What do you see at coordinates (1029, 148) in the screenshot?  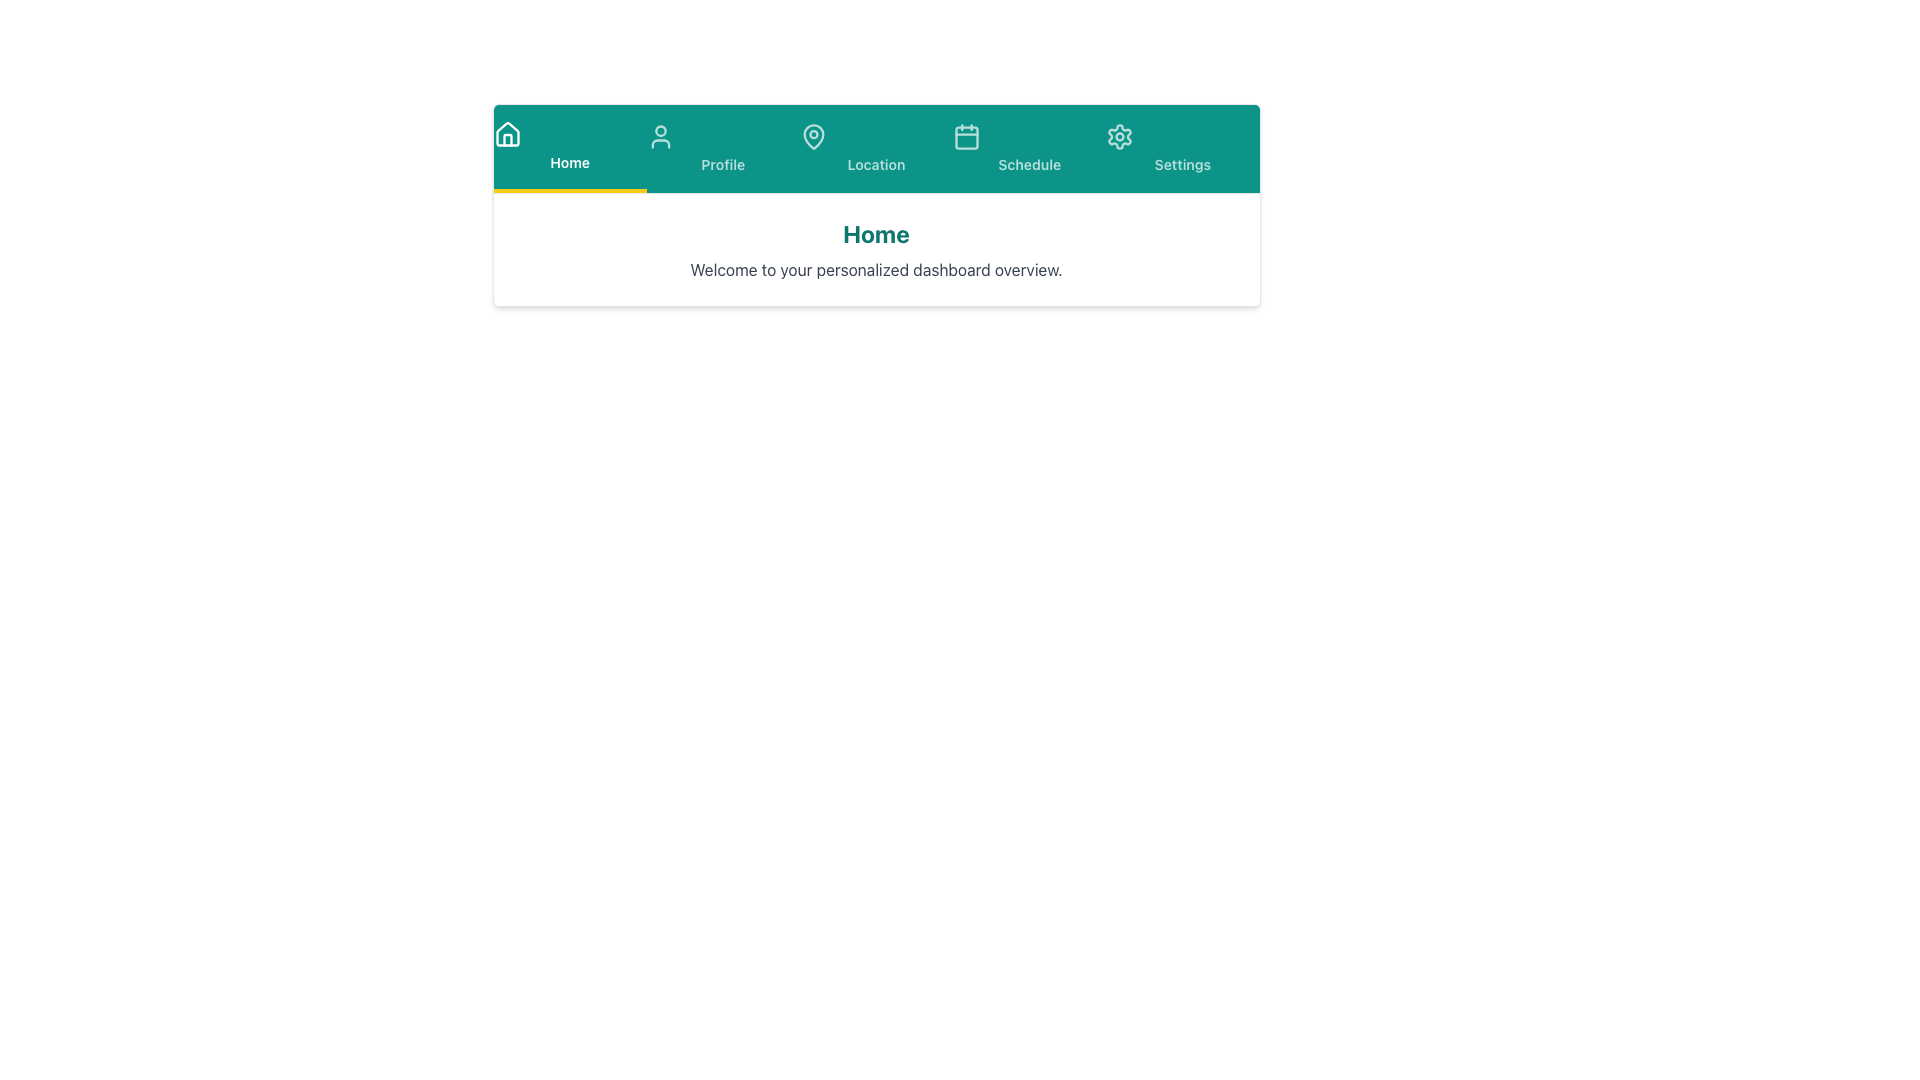 I see `the fourth button in the navigation bar which redirects to the 'Schedule' section to trigger a visual change` at bounding box center [1029, 148].